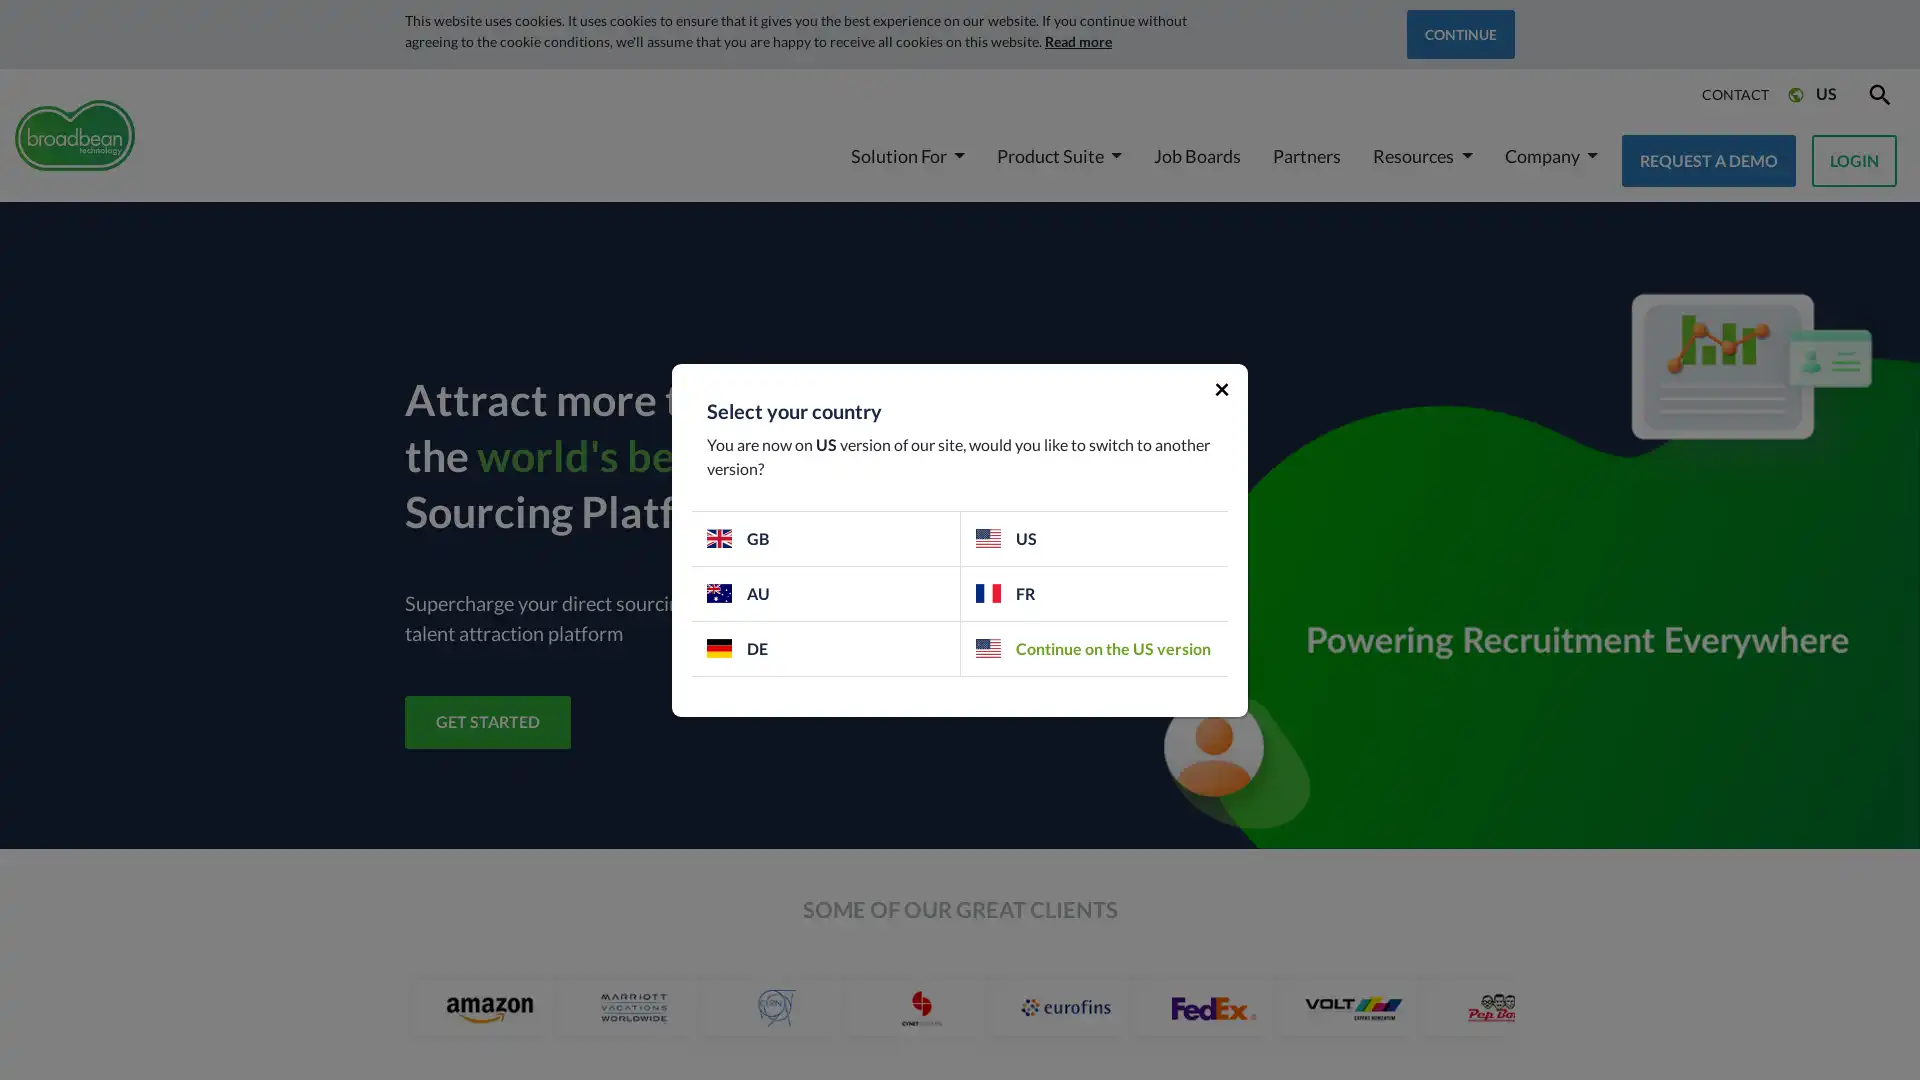 This screenshot has height=1080, width=1920. What do you see at coordinates (1221, 386) in the screenshot?
I see `Close` at bounding box center [1221, 386].